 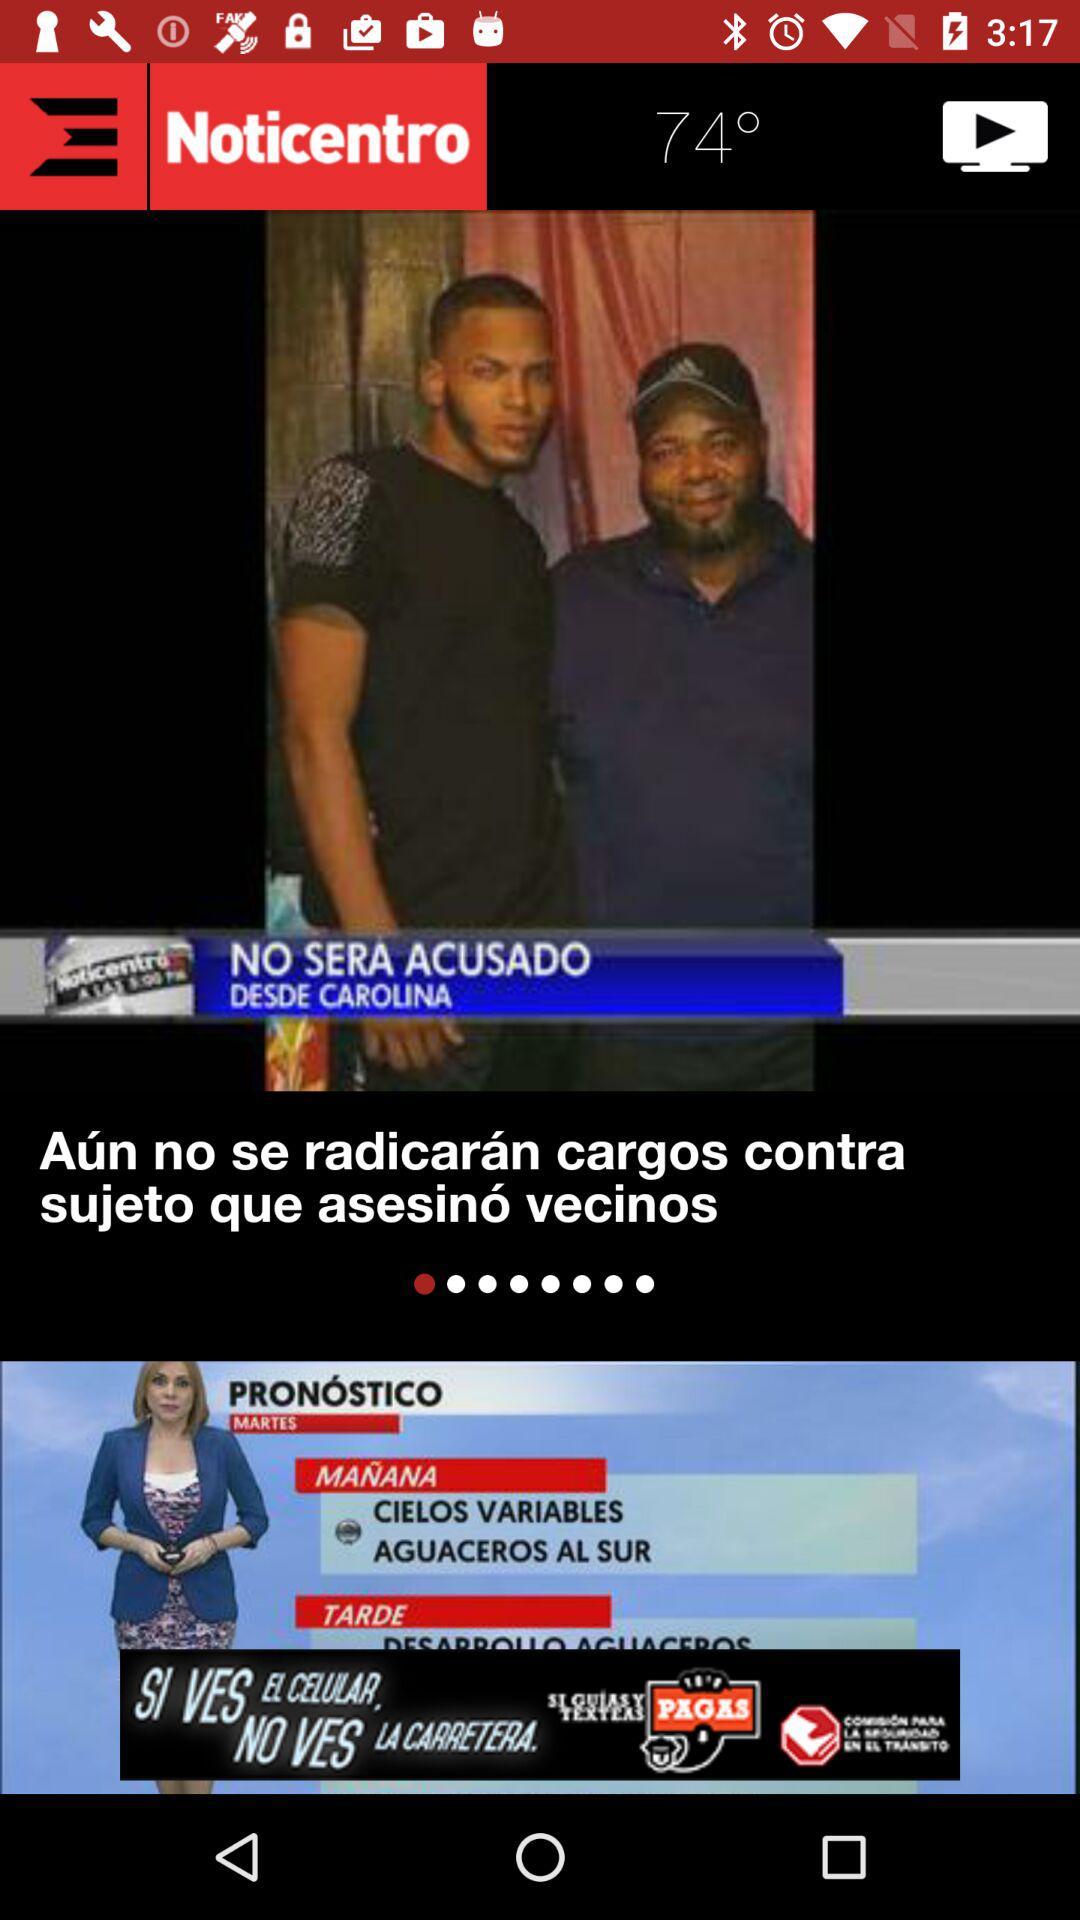 I want to click on next program, so click(x=995, y=135).